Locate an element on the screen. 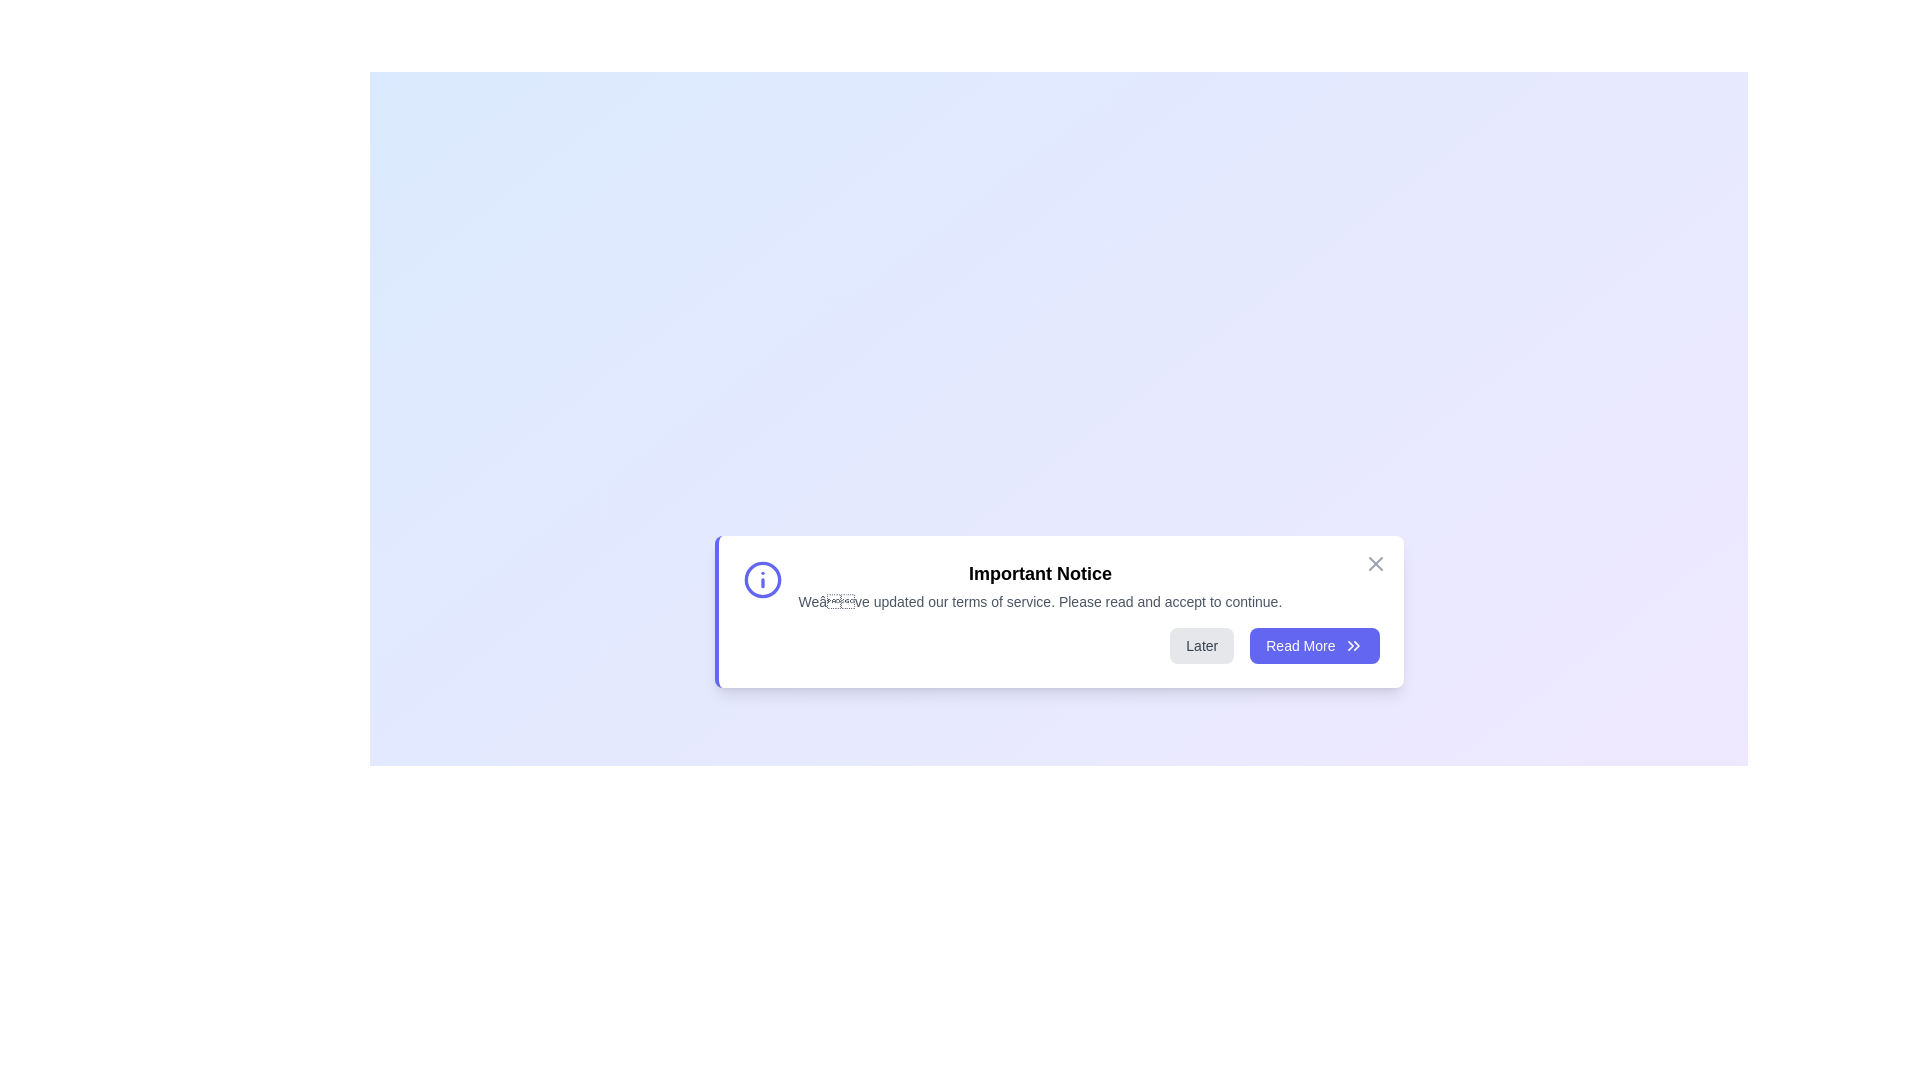  the informational icon to reveal its context is located at coordinates (761, 579).